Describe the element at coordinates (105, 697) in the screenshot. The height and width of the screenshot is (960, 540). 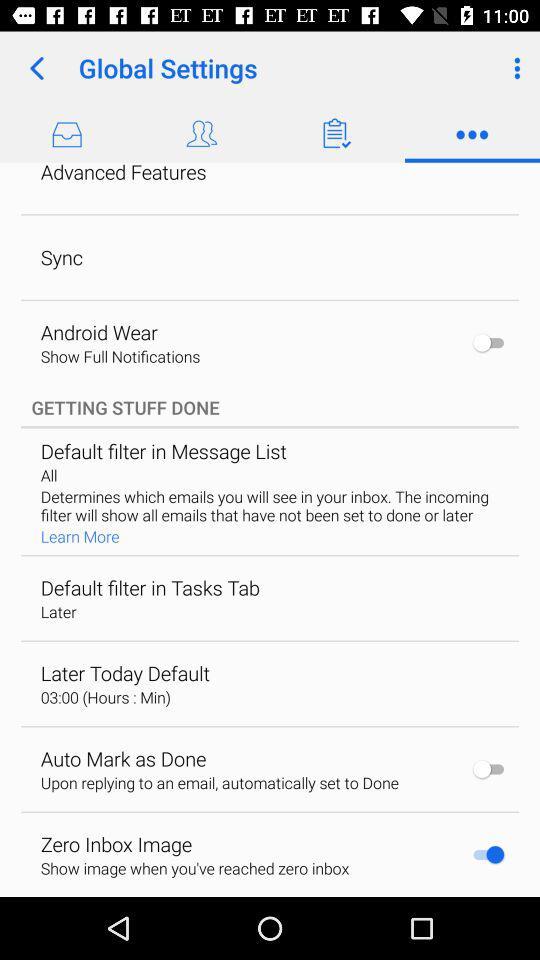
I see `app below later today default item` at that location.